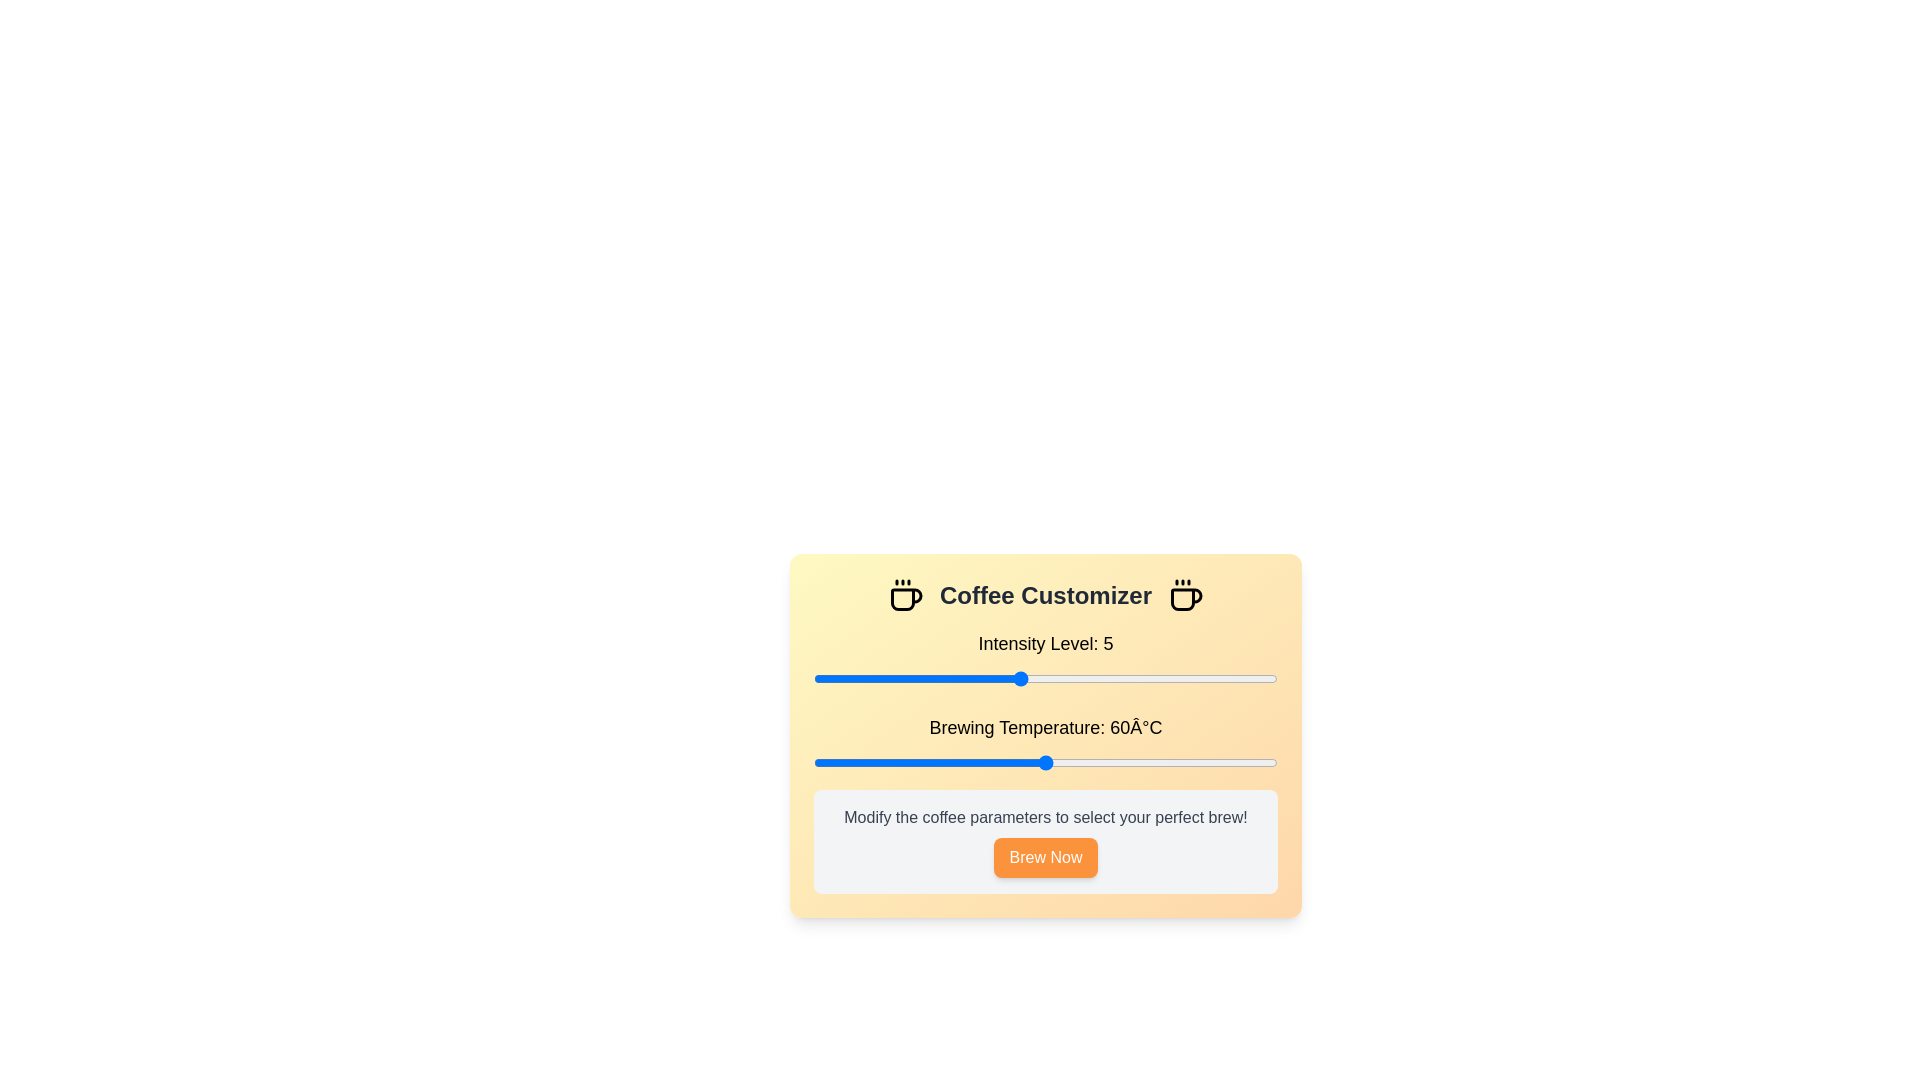  I want to click on the coffee intensity level to 2 by interacting with the slider, so click(865, 677).